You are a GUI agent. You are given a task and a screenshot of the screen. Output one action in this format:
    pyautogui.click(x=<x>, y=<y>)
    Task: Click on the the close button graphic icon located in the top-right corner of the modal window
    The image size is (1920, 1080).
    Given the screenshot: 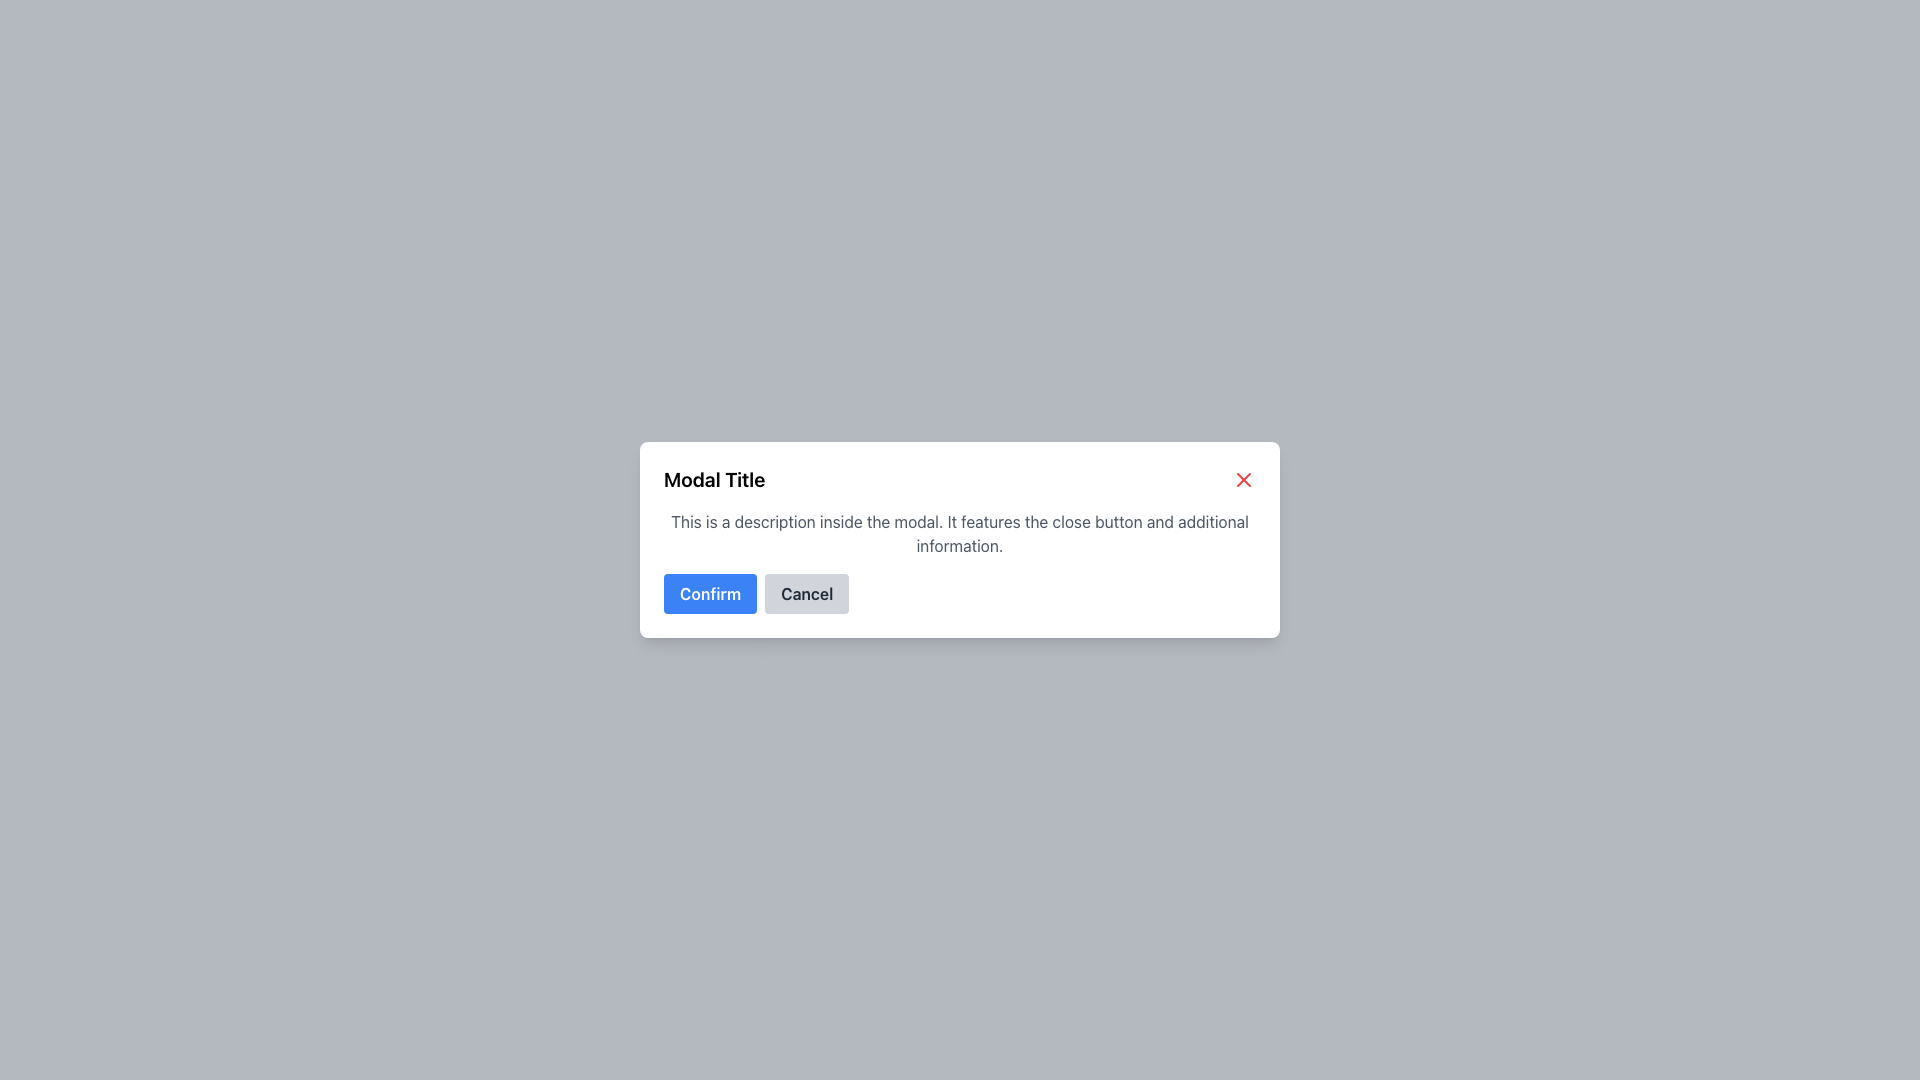 What is the action you would take?
    pyautogui.click(x=1242, y=479)
    